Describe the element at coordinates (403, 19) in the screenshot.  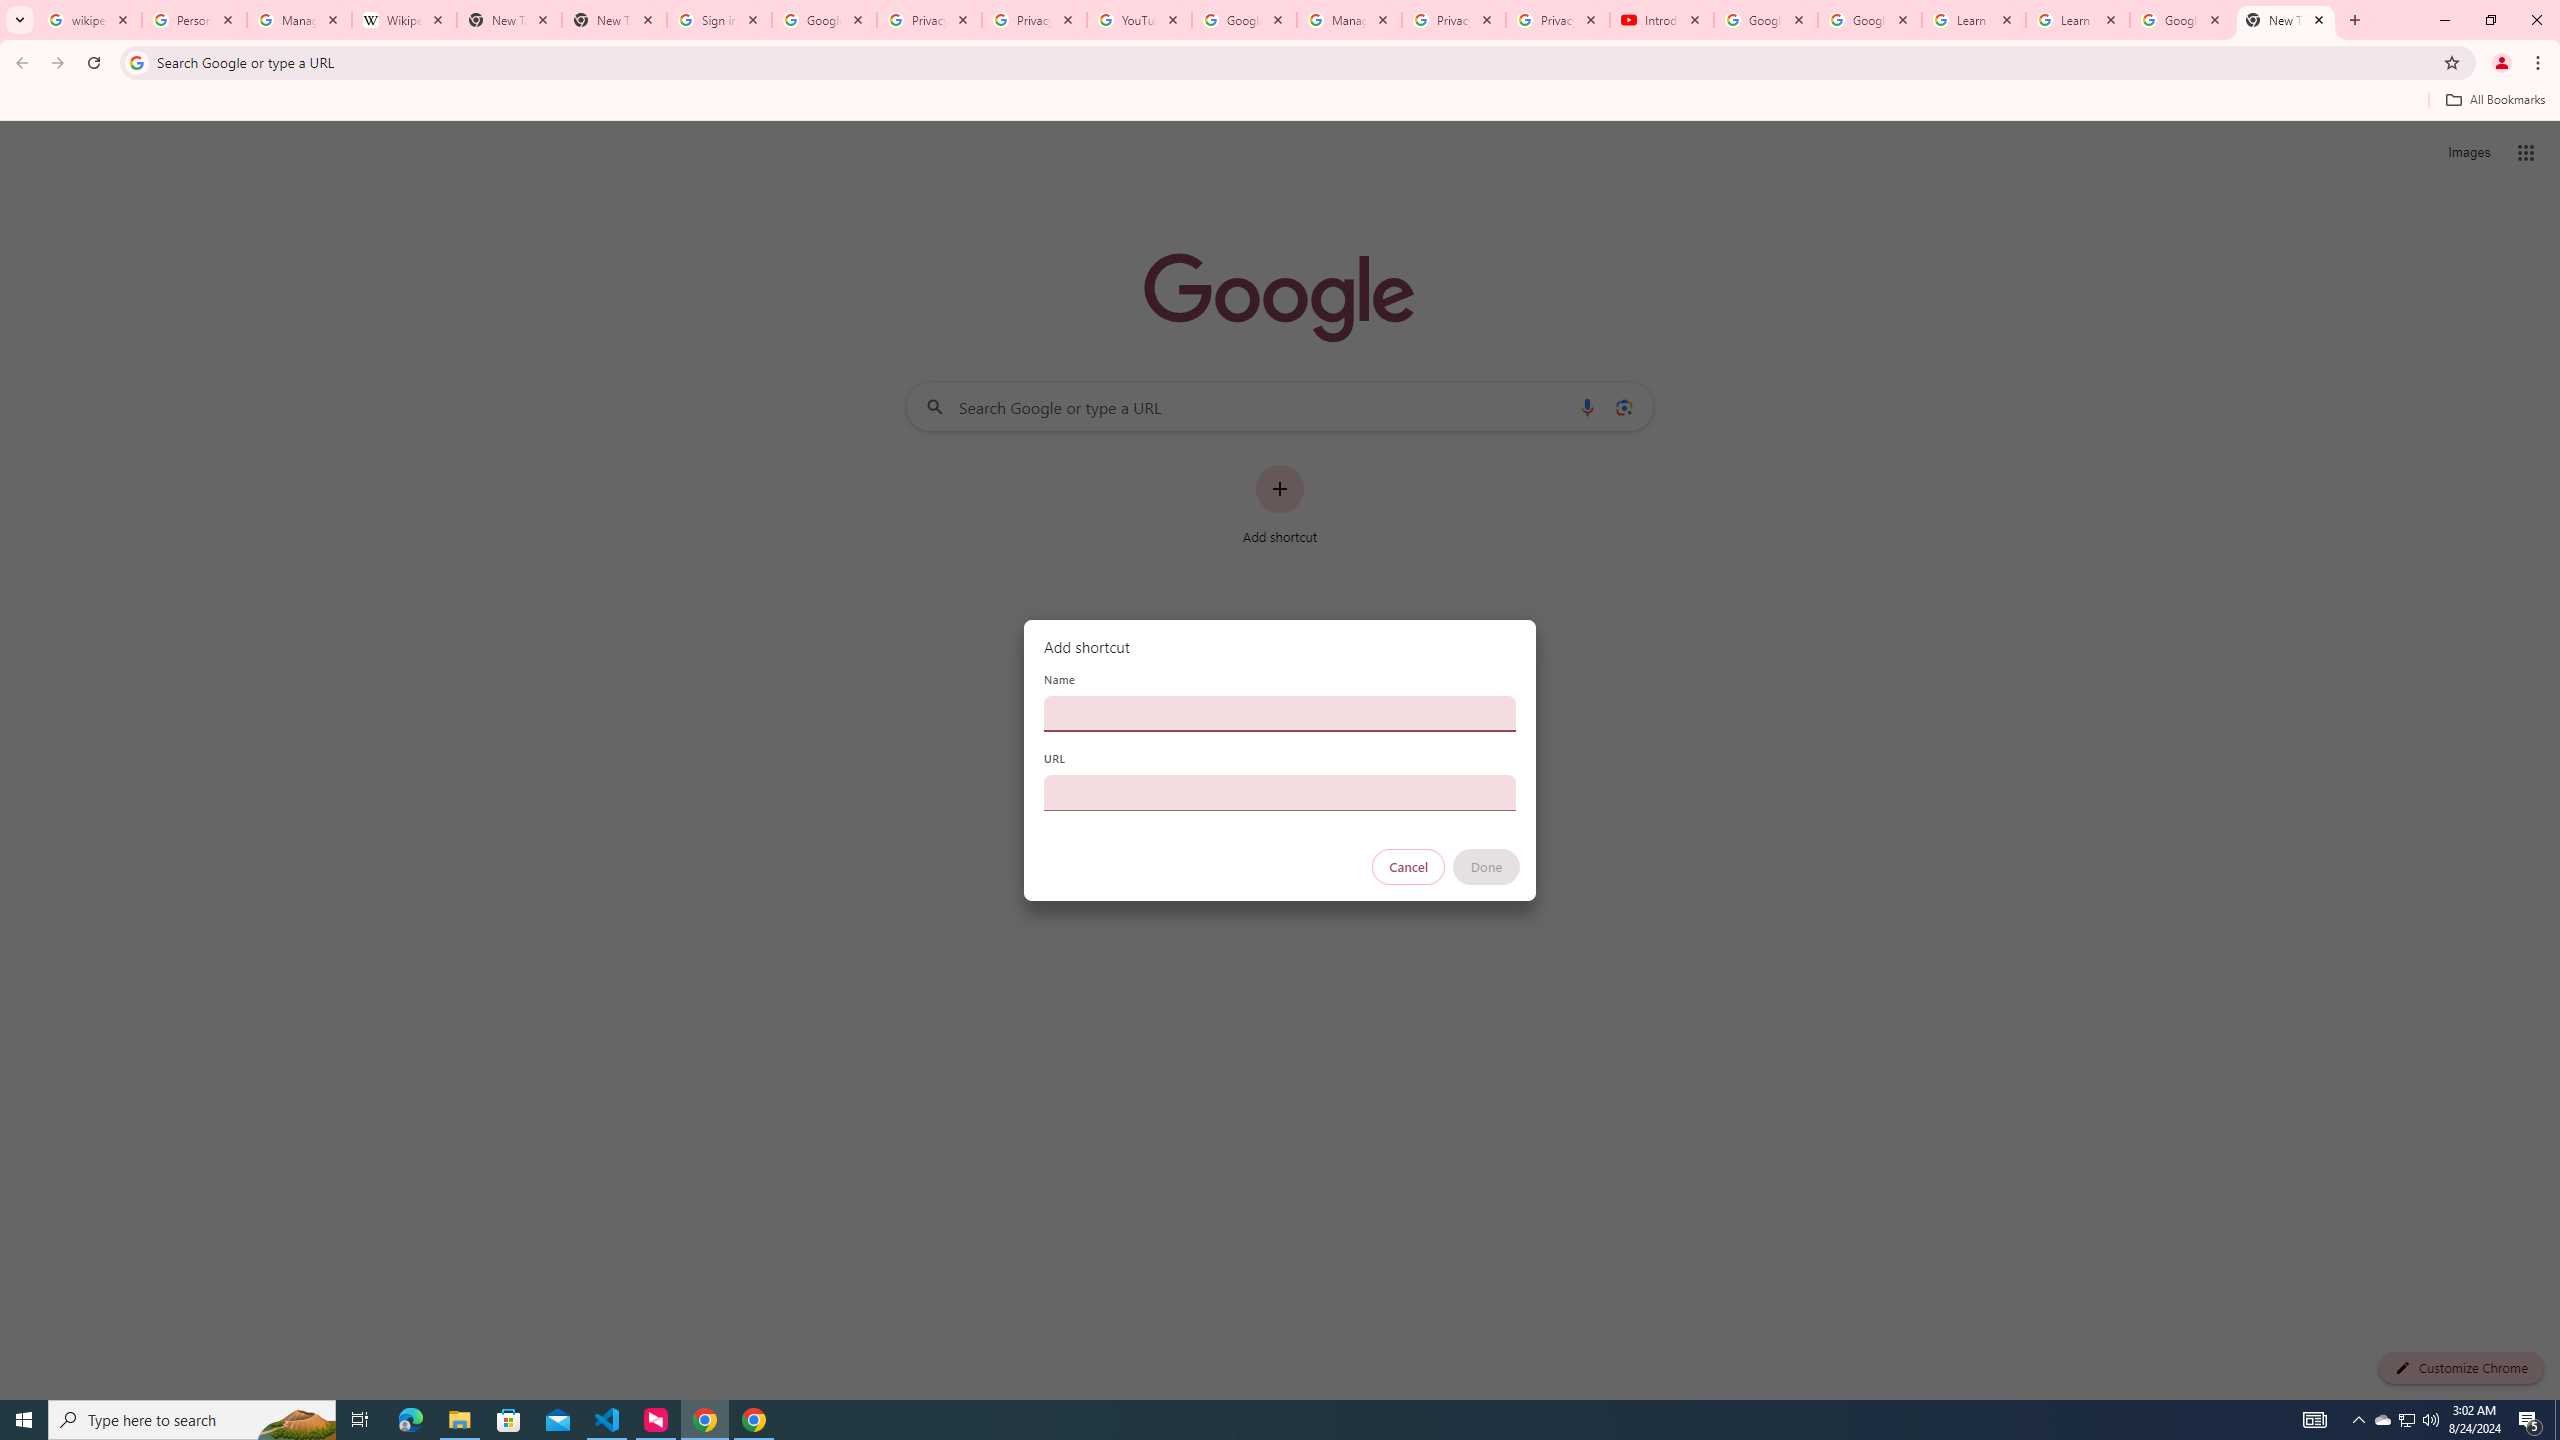
I see `'Wikipedia:Edit requests - Wikipedia'` at that location.